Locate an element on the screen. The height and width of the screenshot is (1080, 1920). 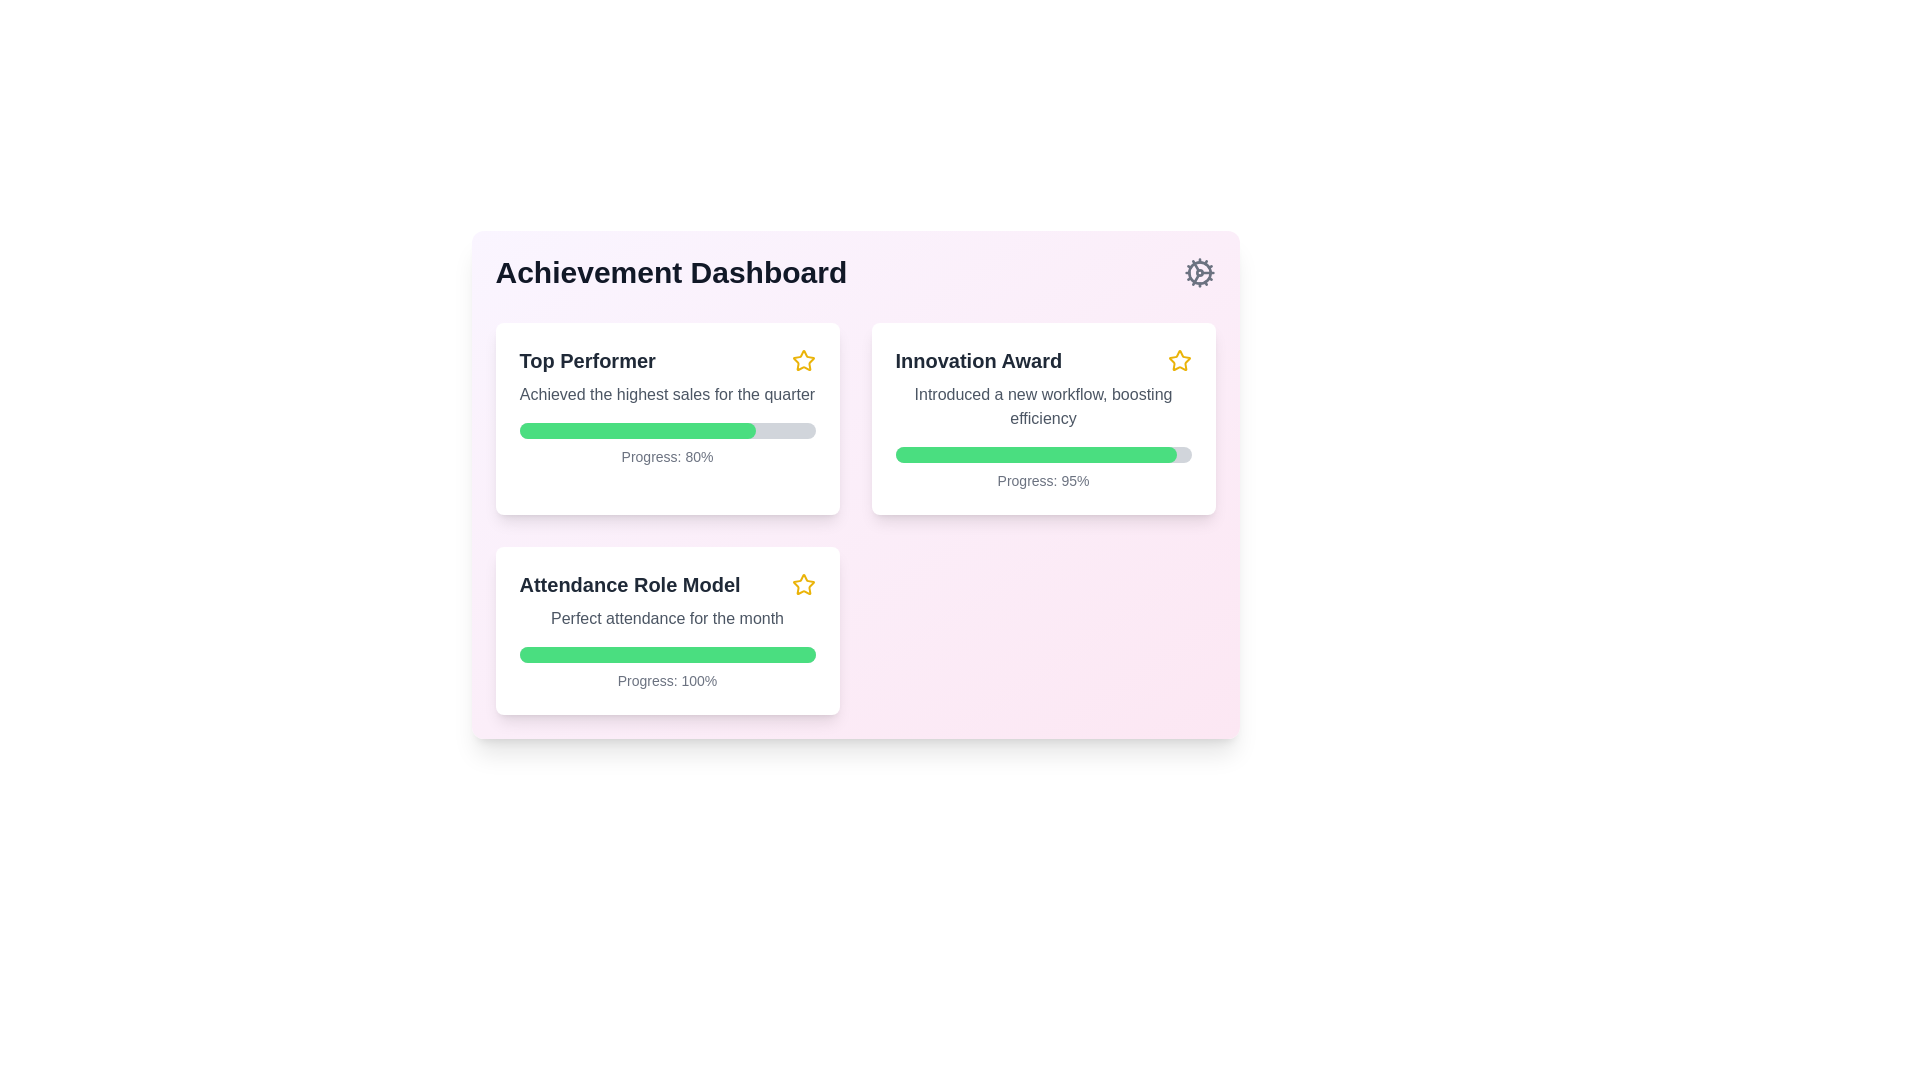
the star-shaped icon with a yellow outline in the top-right corner of the 'Innovation Award' card is located at coordinates (803, 360).